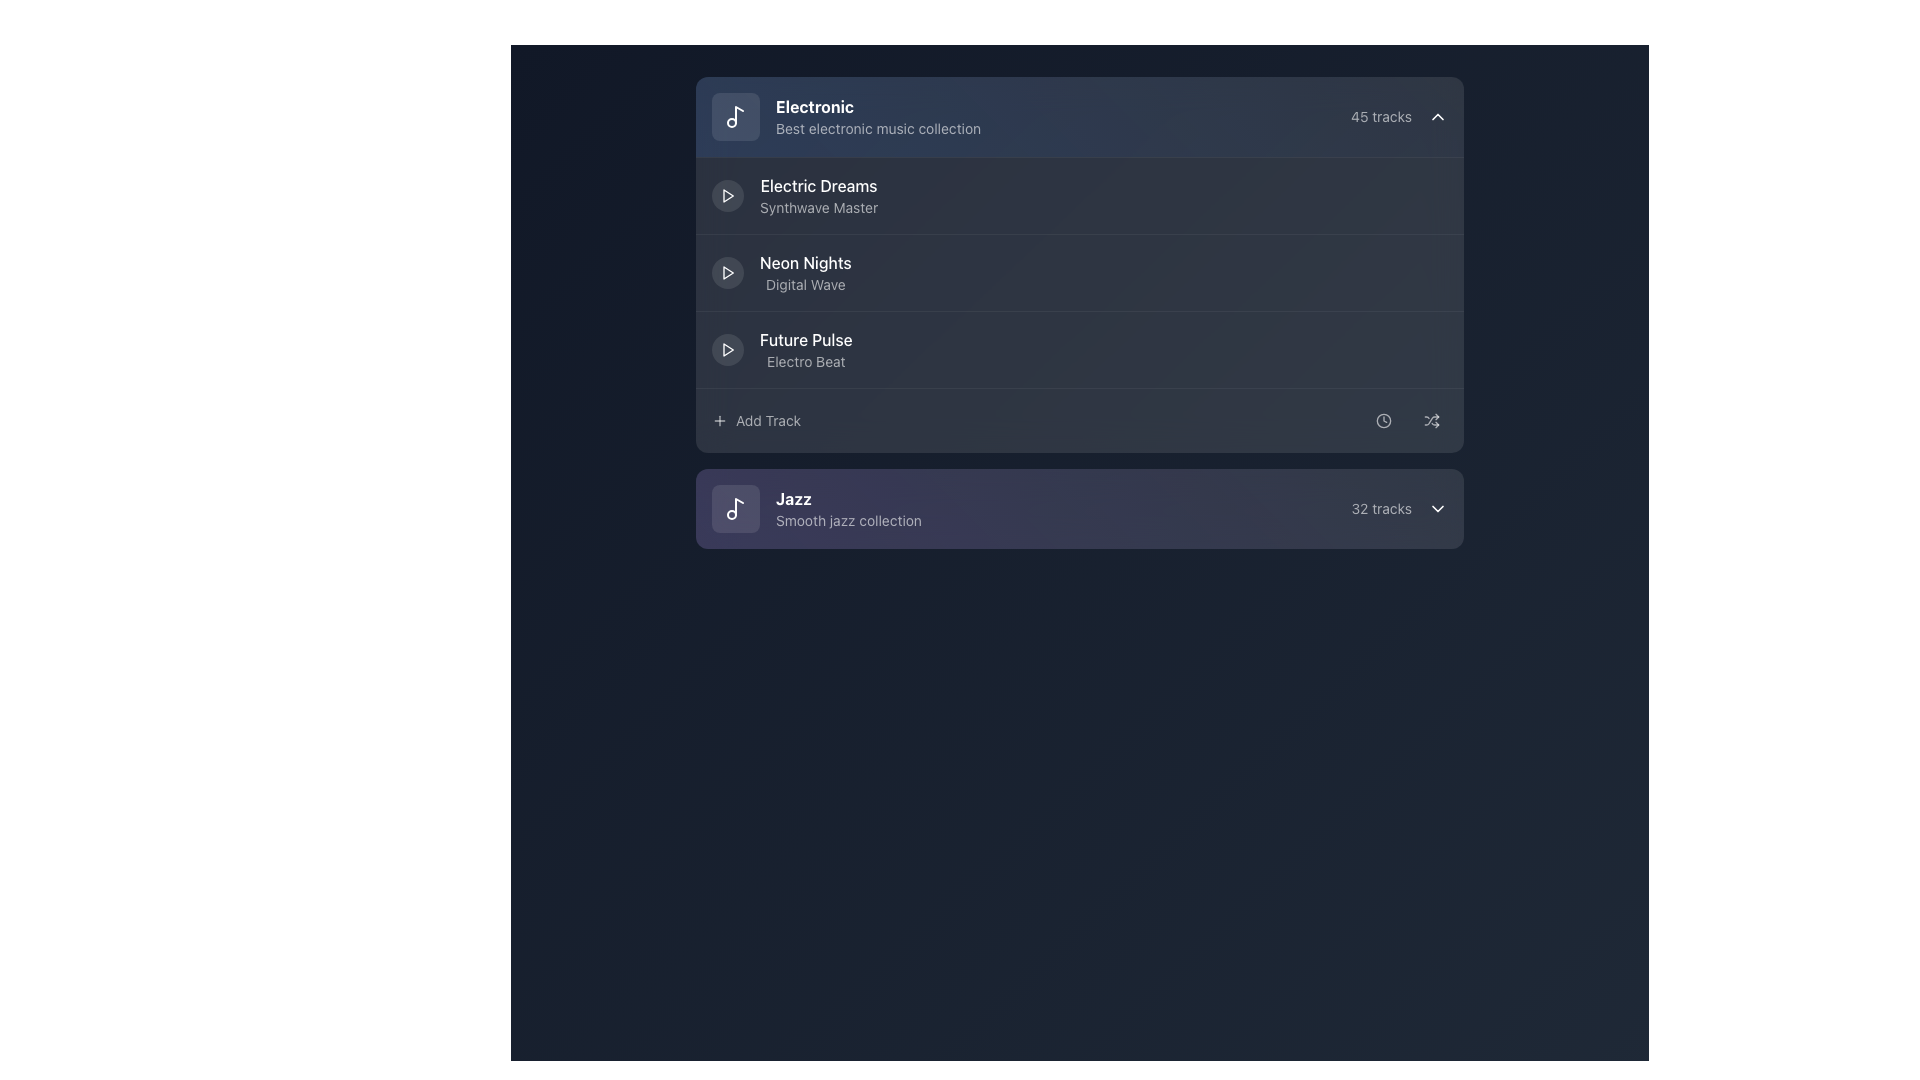  What do you see at coordinates (727, 196) in the screenshot?
I see `the play button for the 'Electric Dreams' track to change its background color` at bounding box center [727, 196].